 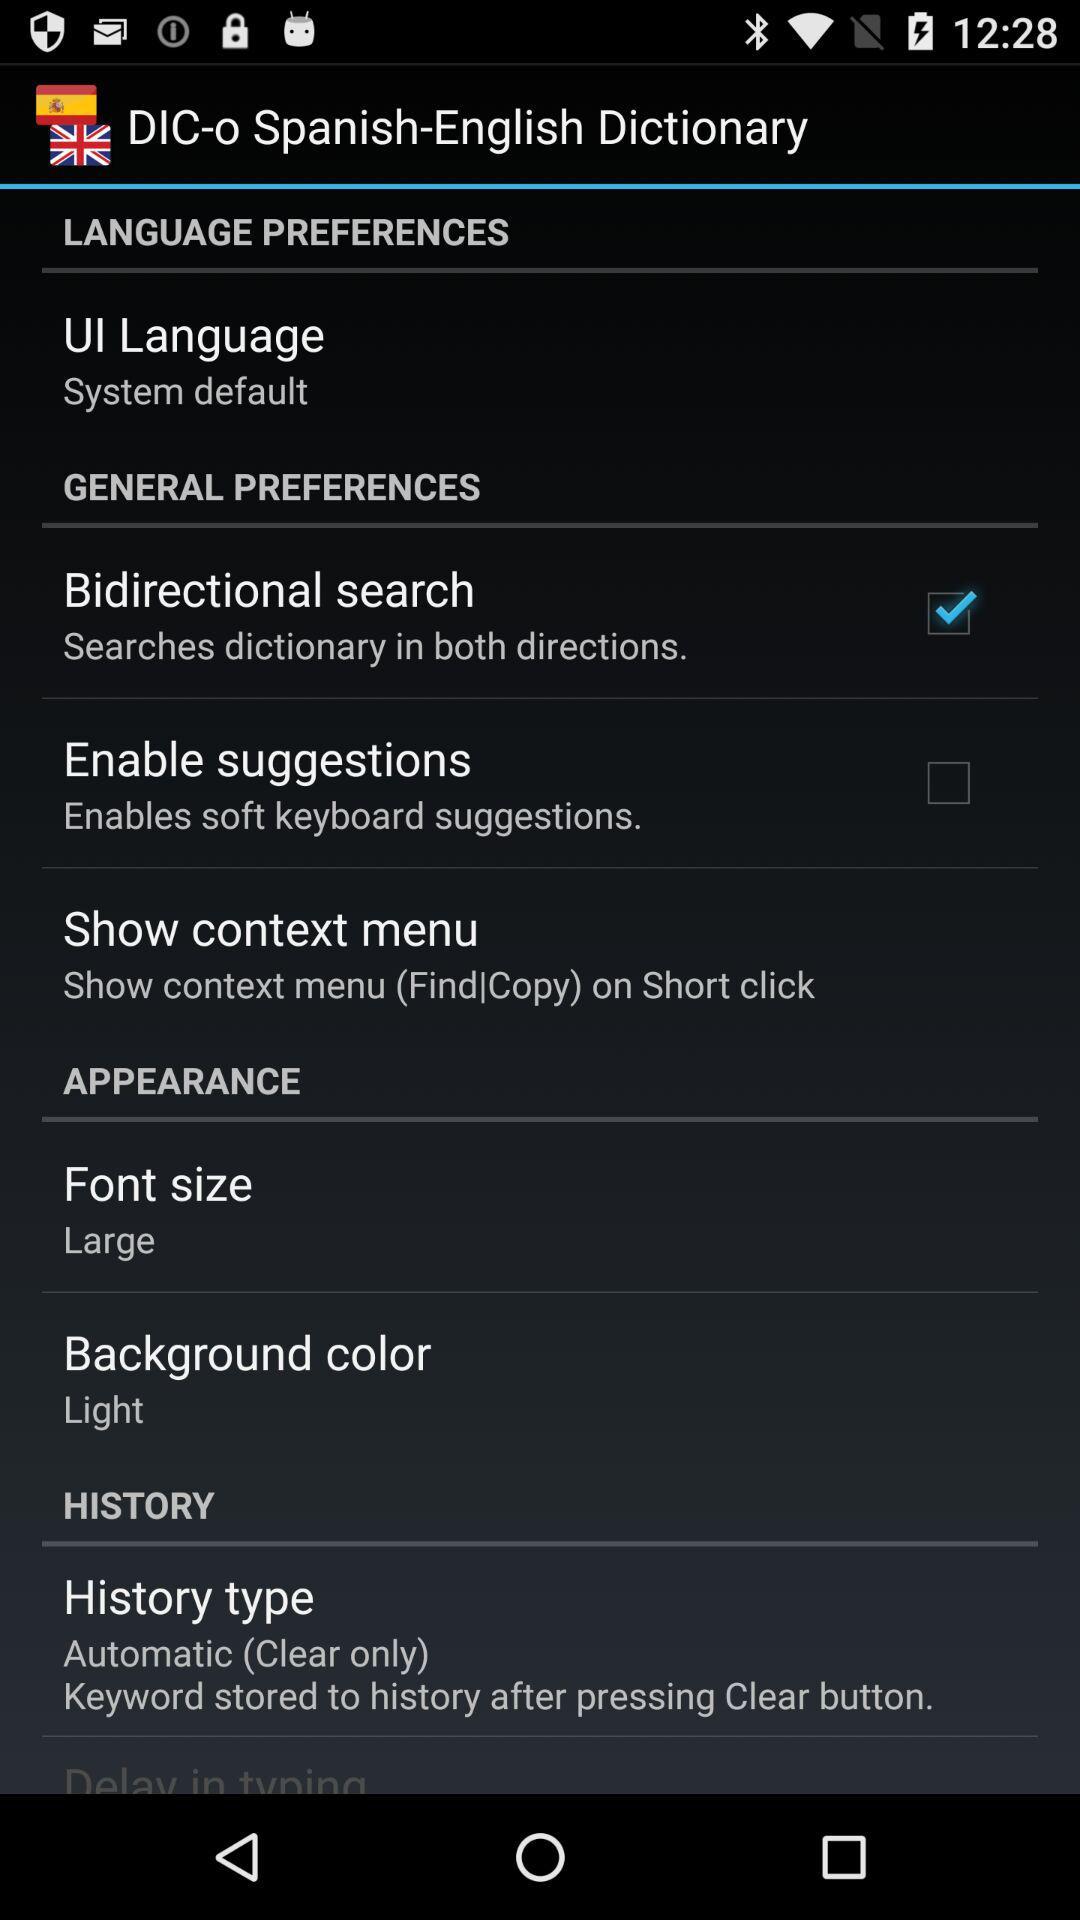 I want to click on icon below the appearance item, so click(x=156, y=1182).